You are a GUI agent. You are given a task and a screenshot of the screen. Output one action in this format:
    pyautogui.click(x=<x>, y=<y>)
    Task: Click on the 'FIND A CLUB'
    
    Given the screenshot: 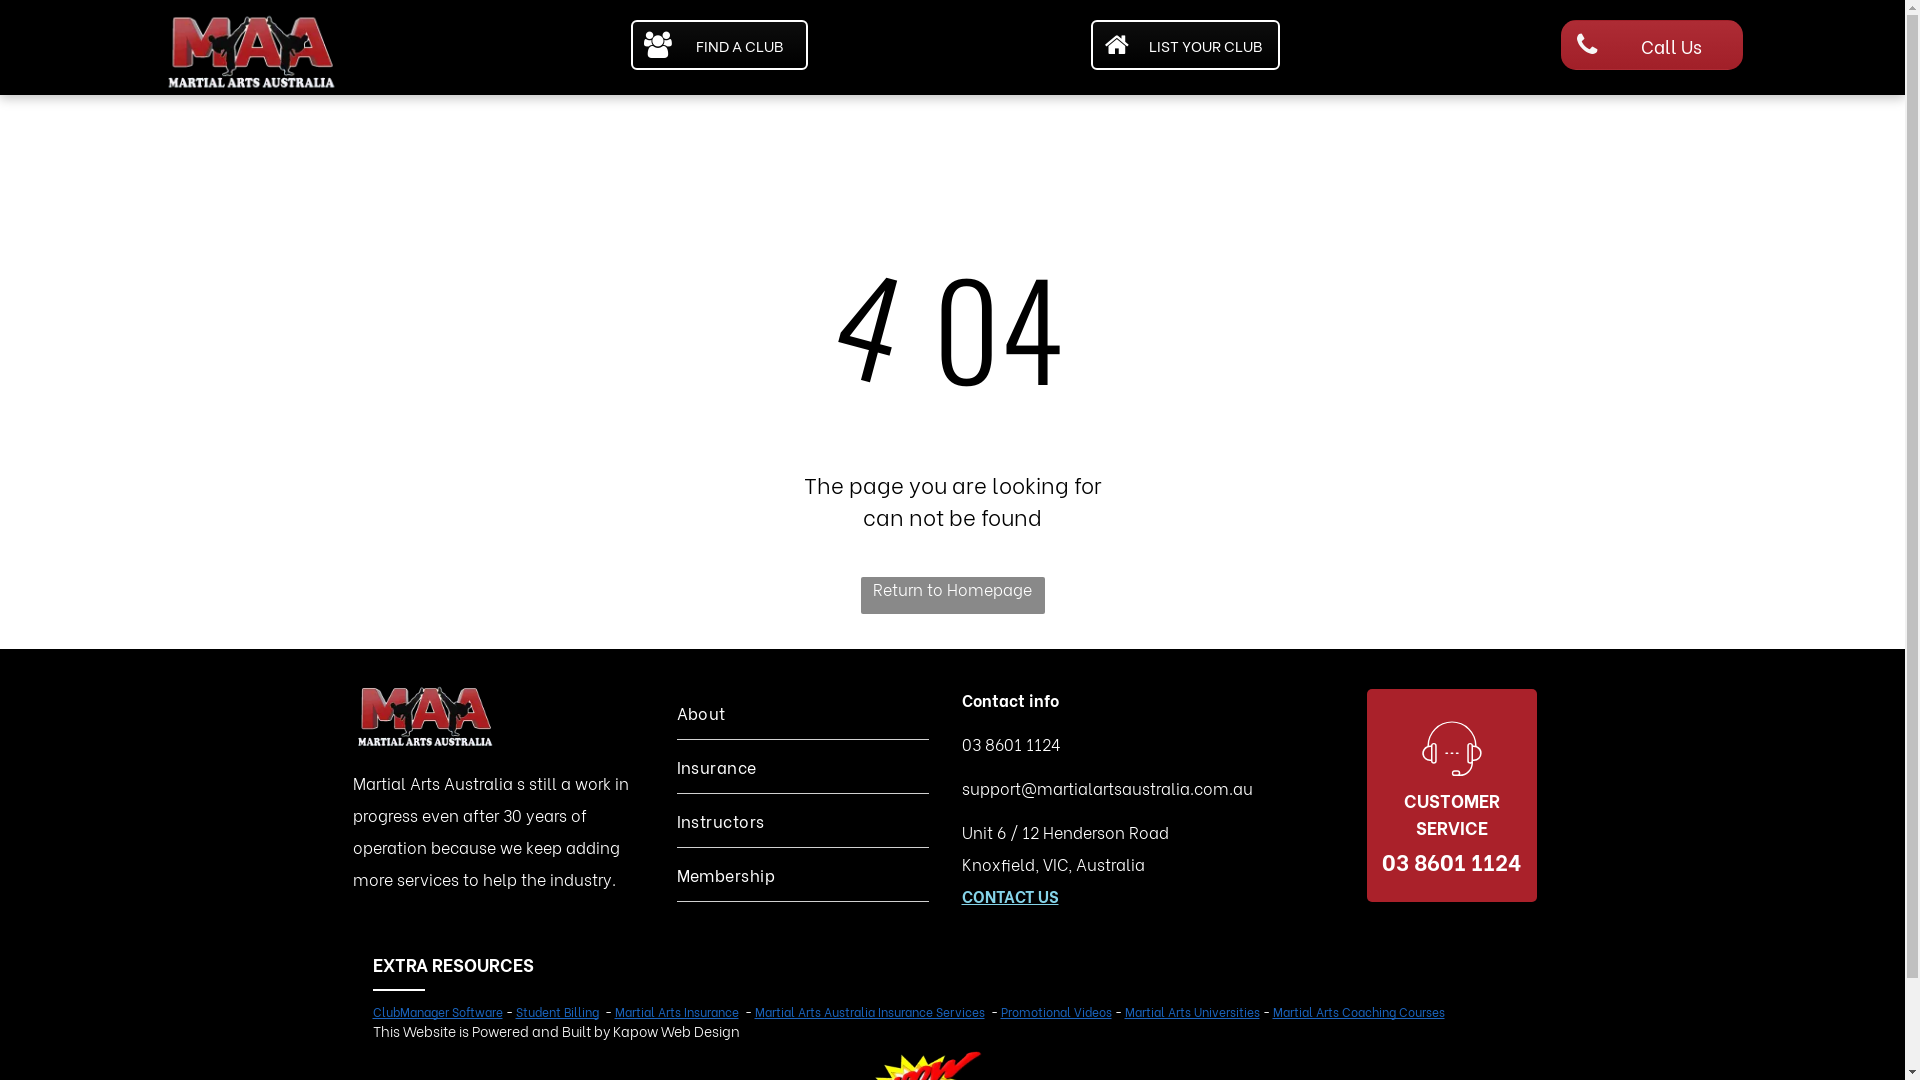 What is the action you would take?
    pyautogui.click(x=720, y=45)
    